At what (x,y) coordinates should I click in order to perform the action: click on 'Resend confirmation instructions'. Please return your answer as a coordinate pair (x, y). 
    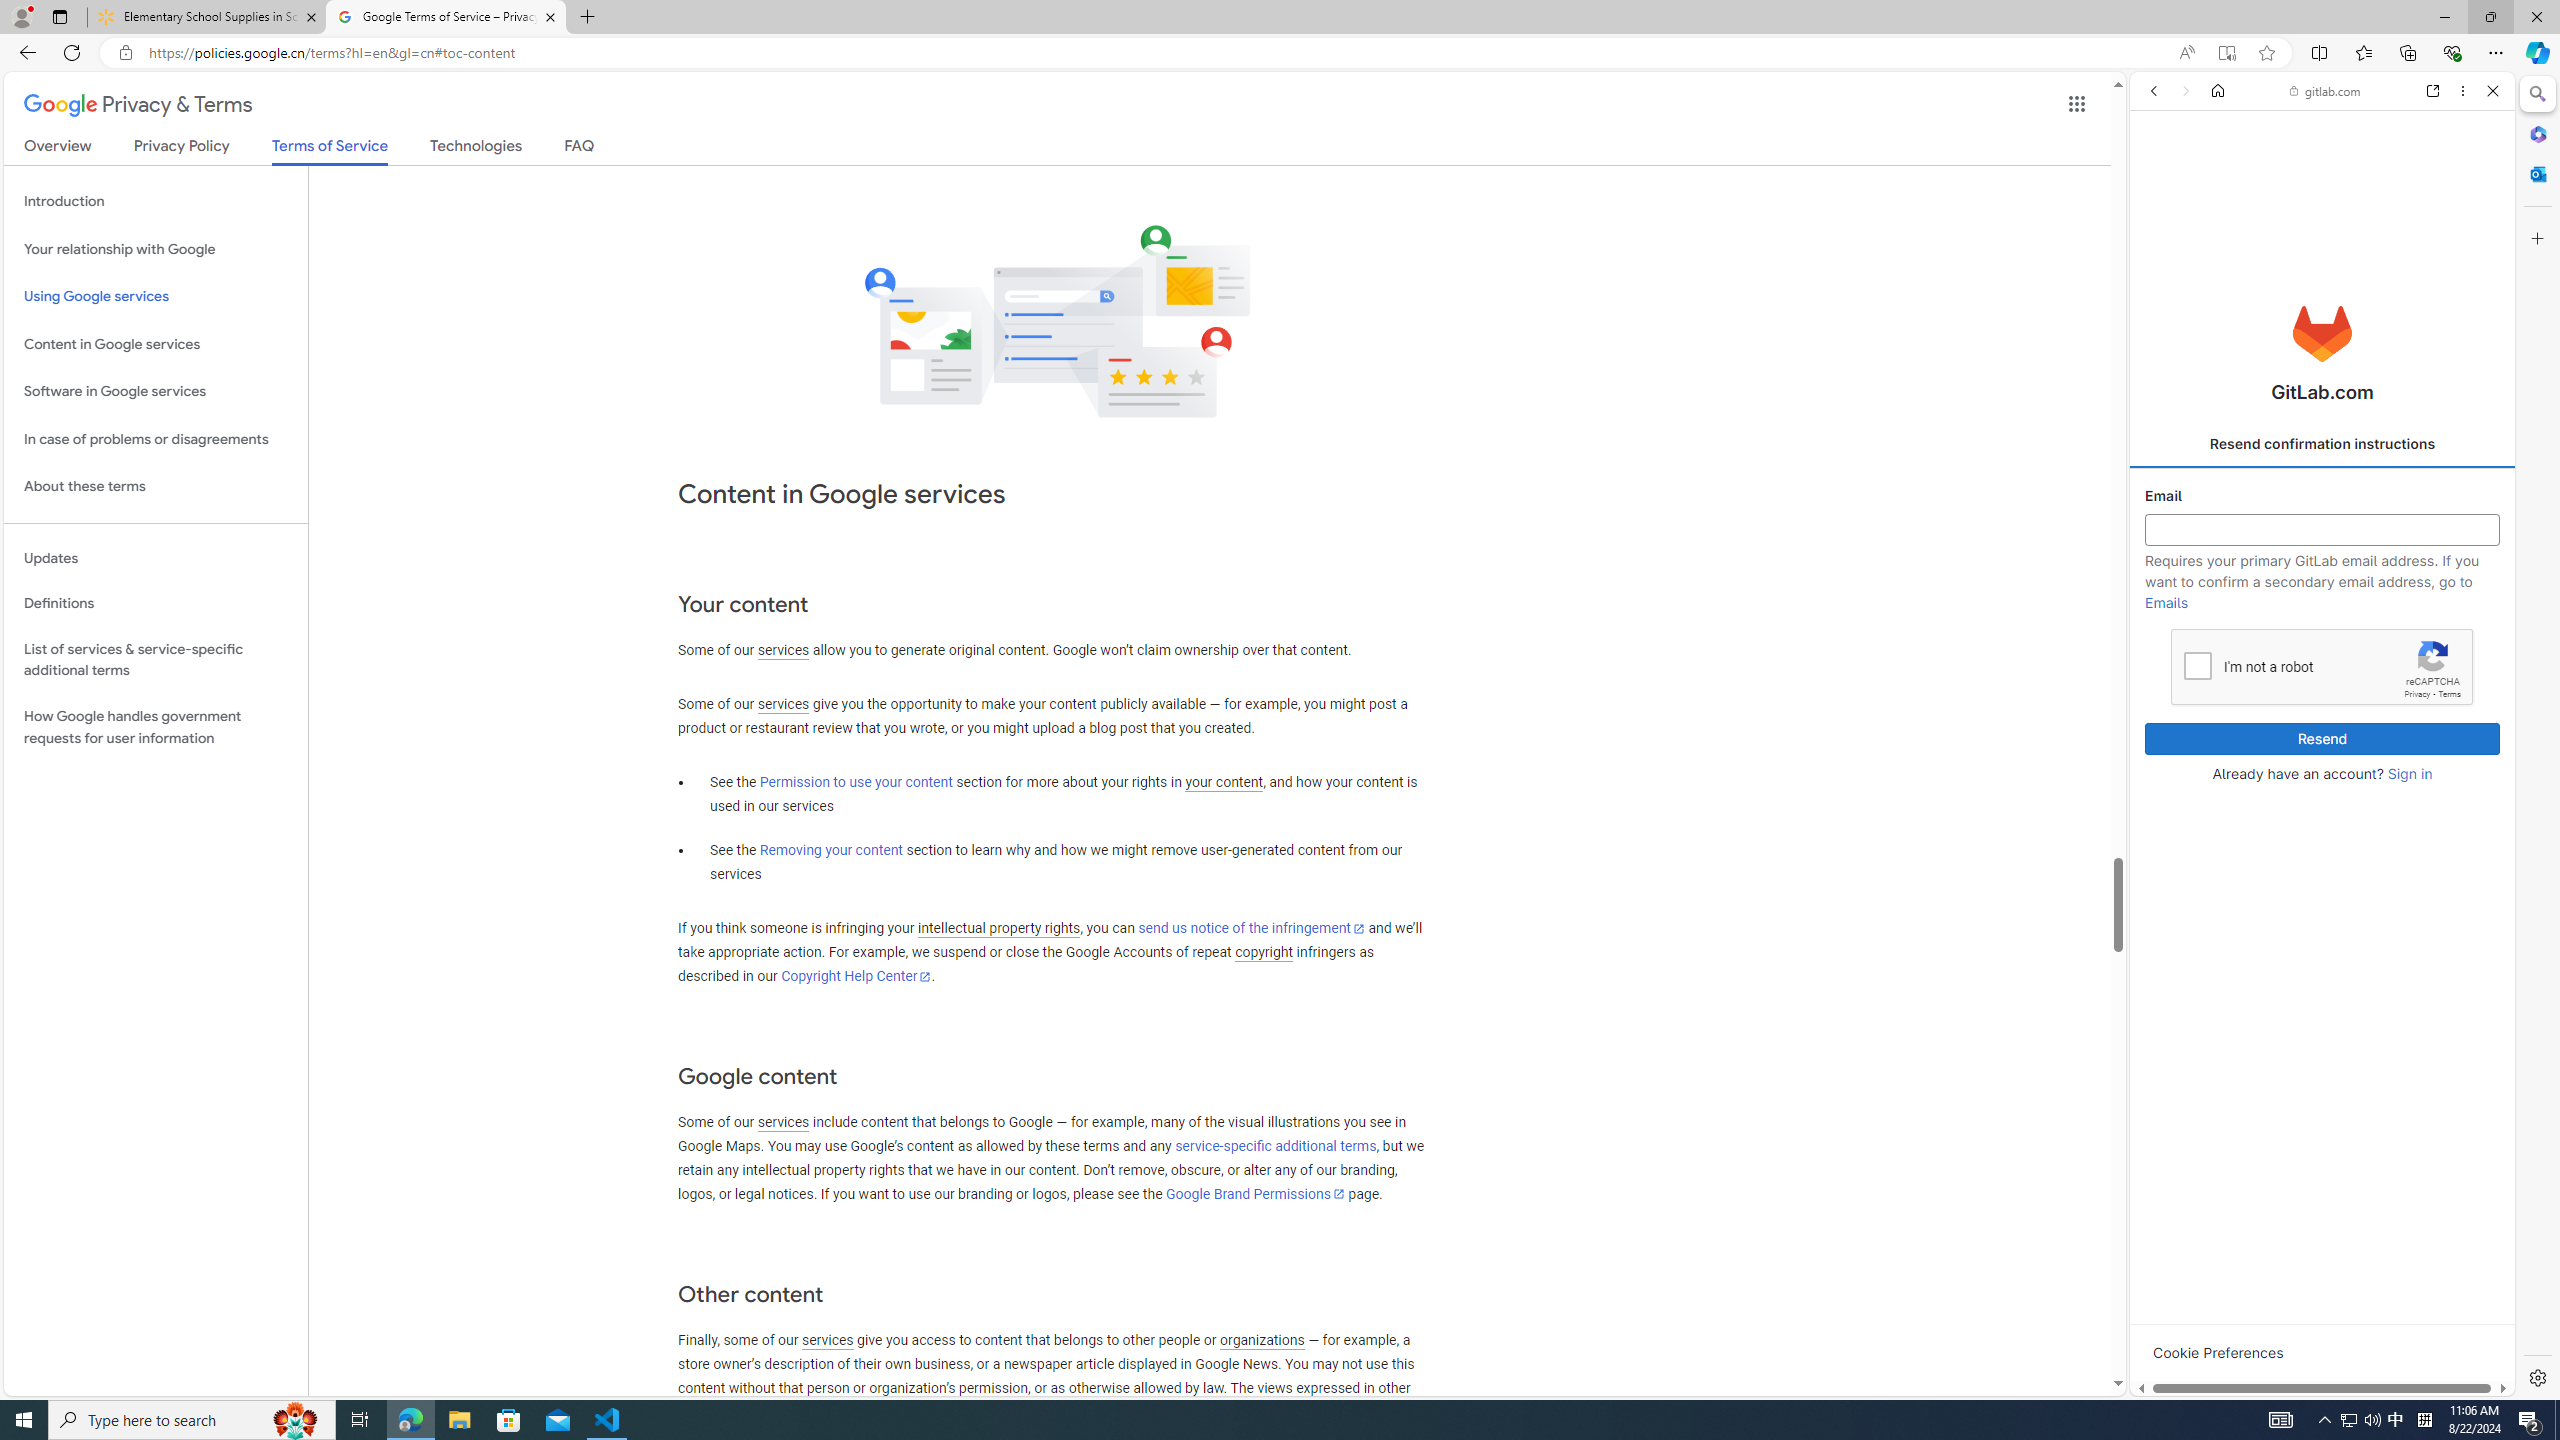
    Looking at the image, I should click on (2323, 444).